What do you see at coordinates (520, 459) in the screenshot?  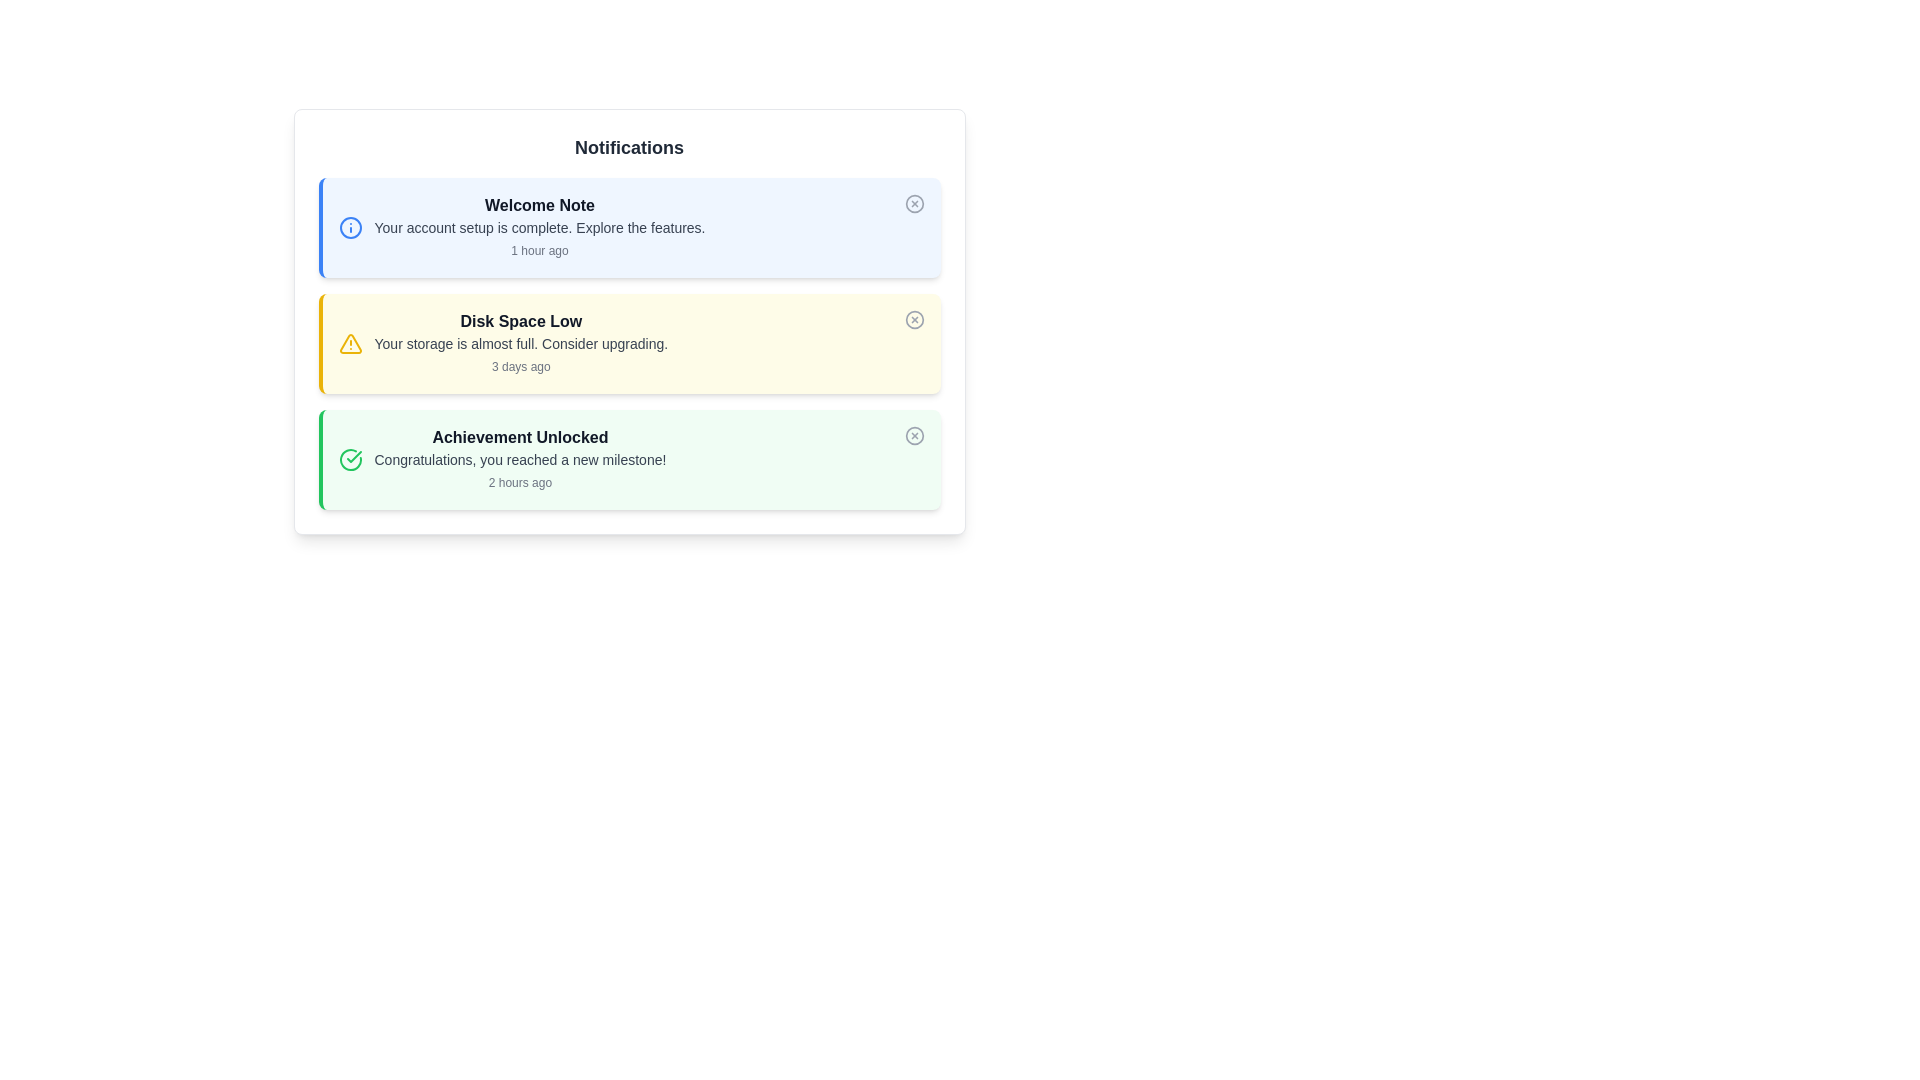 I see `the Text label that informs the user about reaching a new milestone, which is positioned below the title 'Achievement Unlocked' and above the timestamp '2 hours ago' in the third notification card` at bounding box center [520, 459].